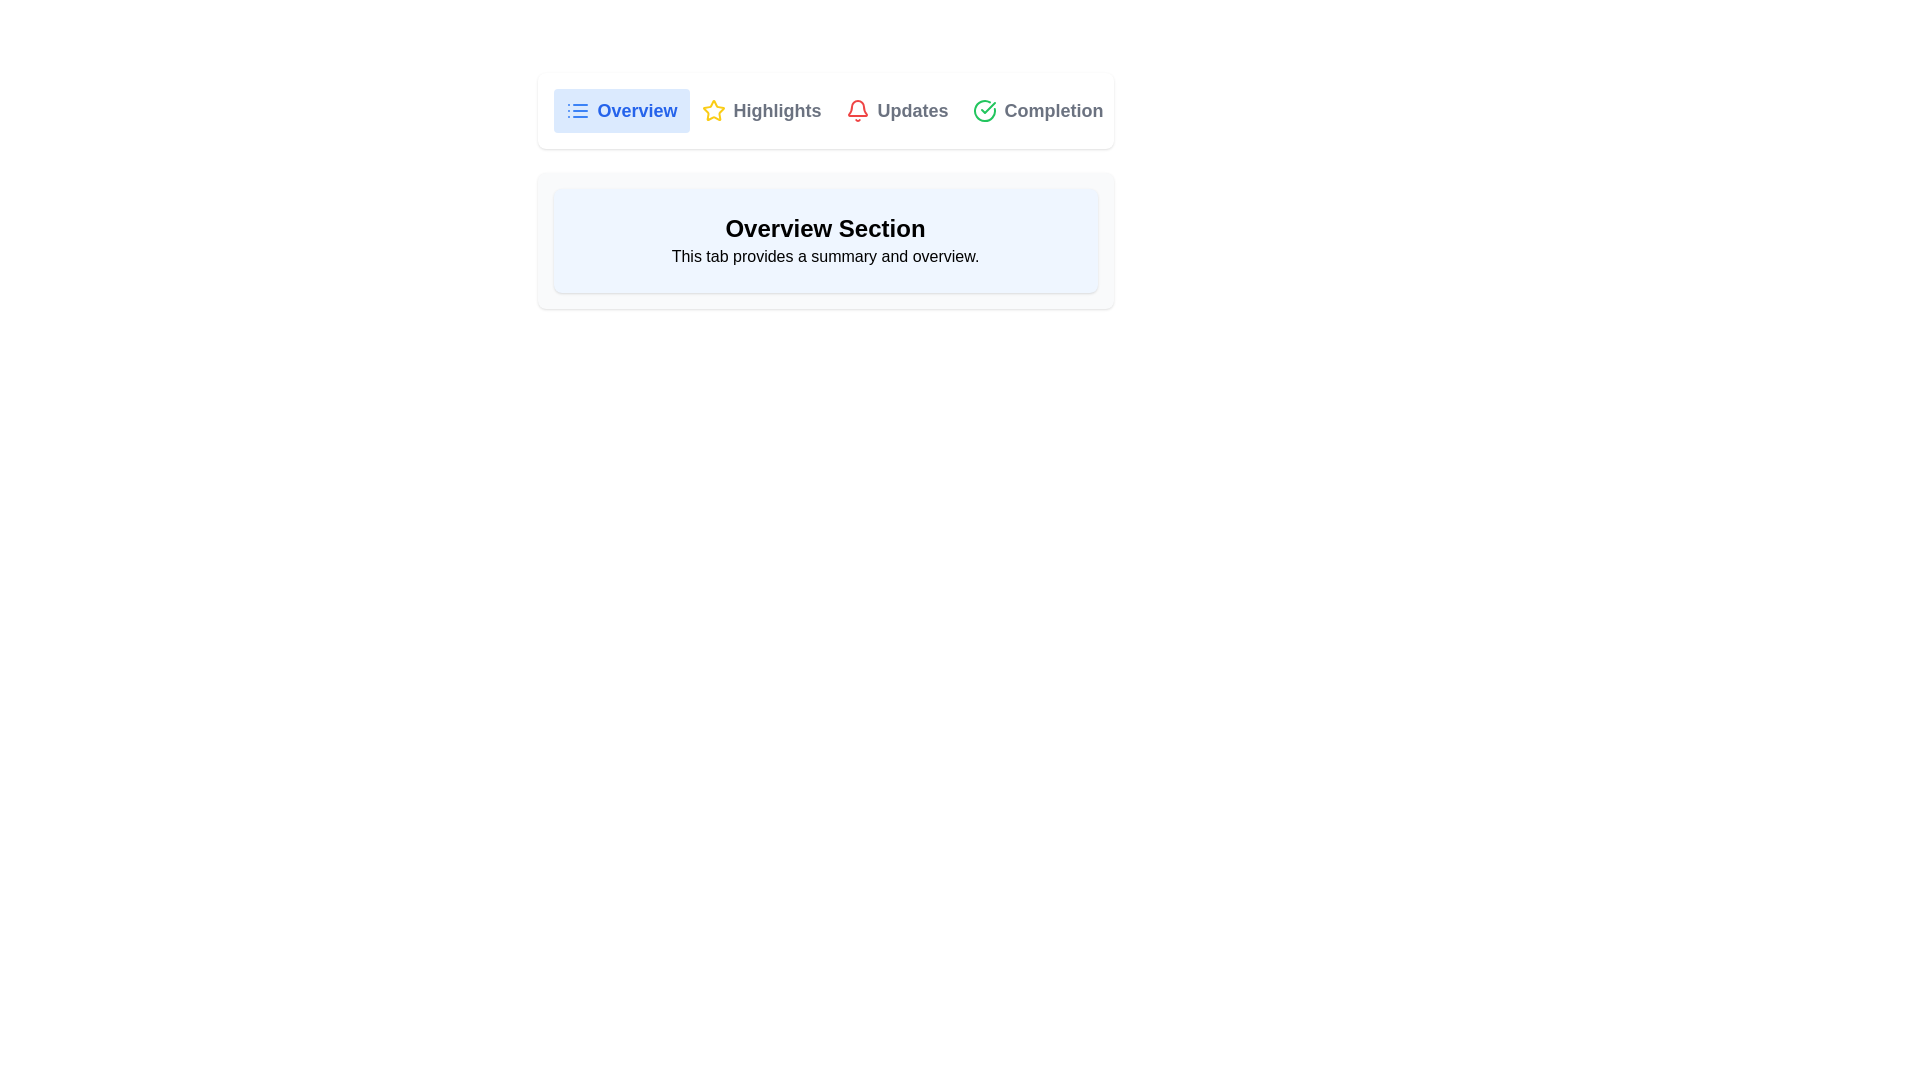  I want to click on the 'Updates' label in the navigation tab, so click(912, 111).